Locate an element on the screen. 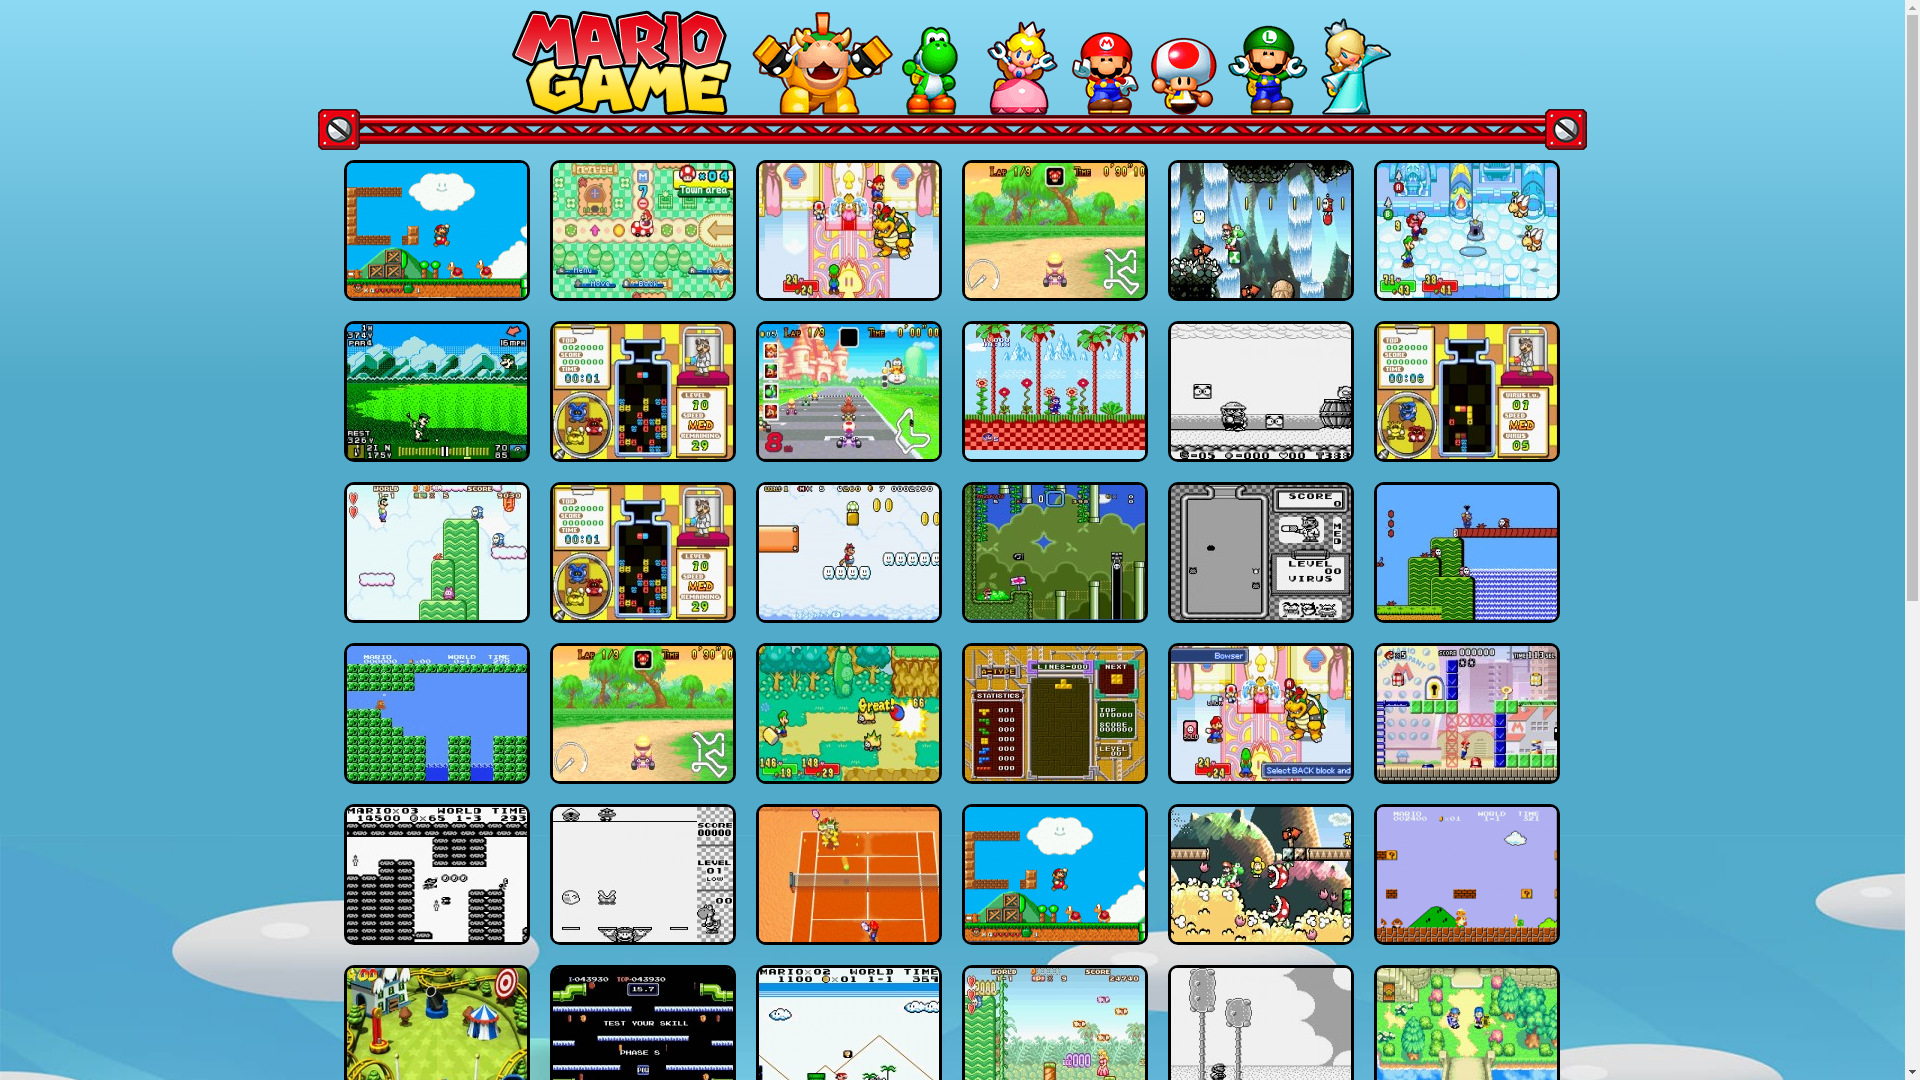 The height and width of the screenshot is (1080, 1920). 'Mario Bros' is located at coordinates (643, 1033).